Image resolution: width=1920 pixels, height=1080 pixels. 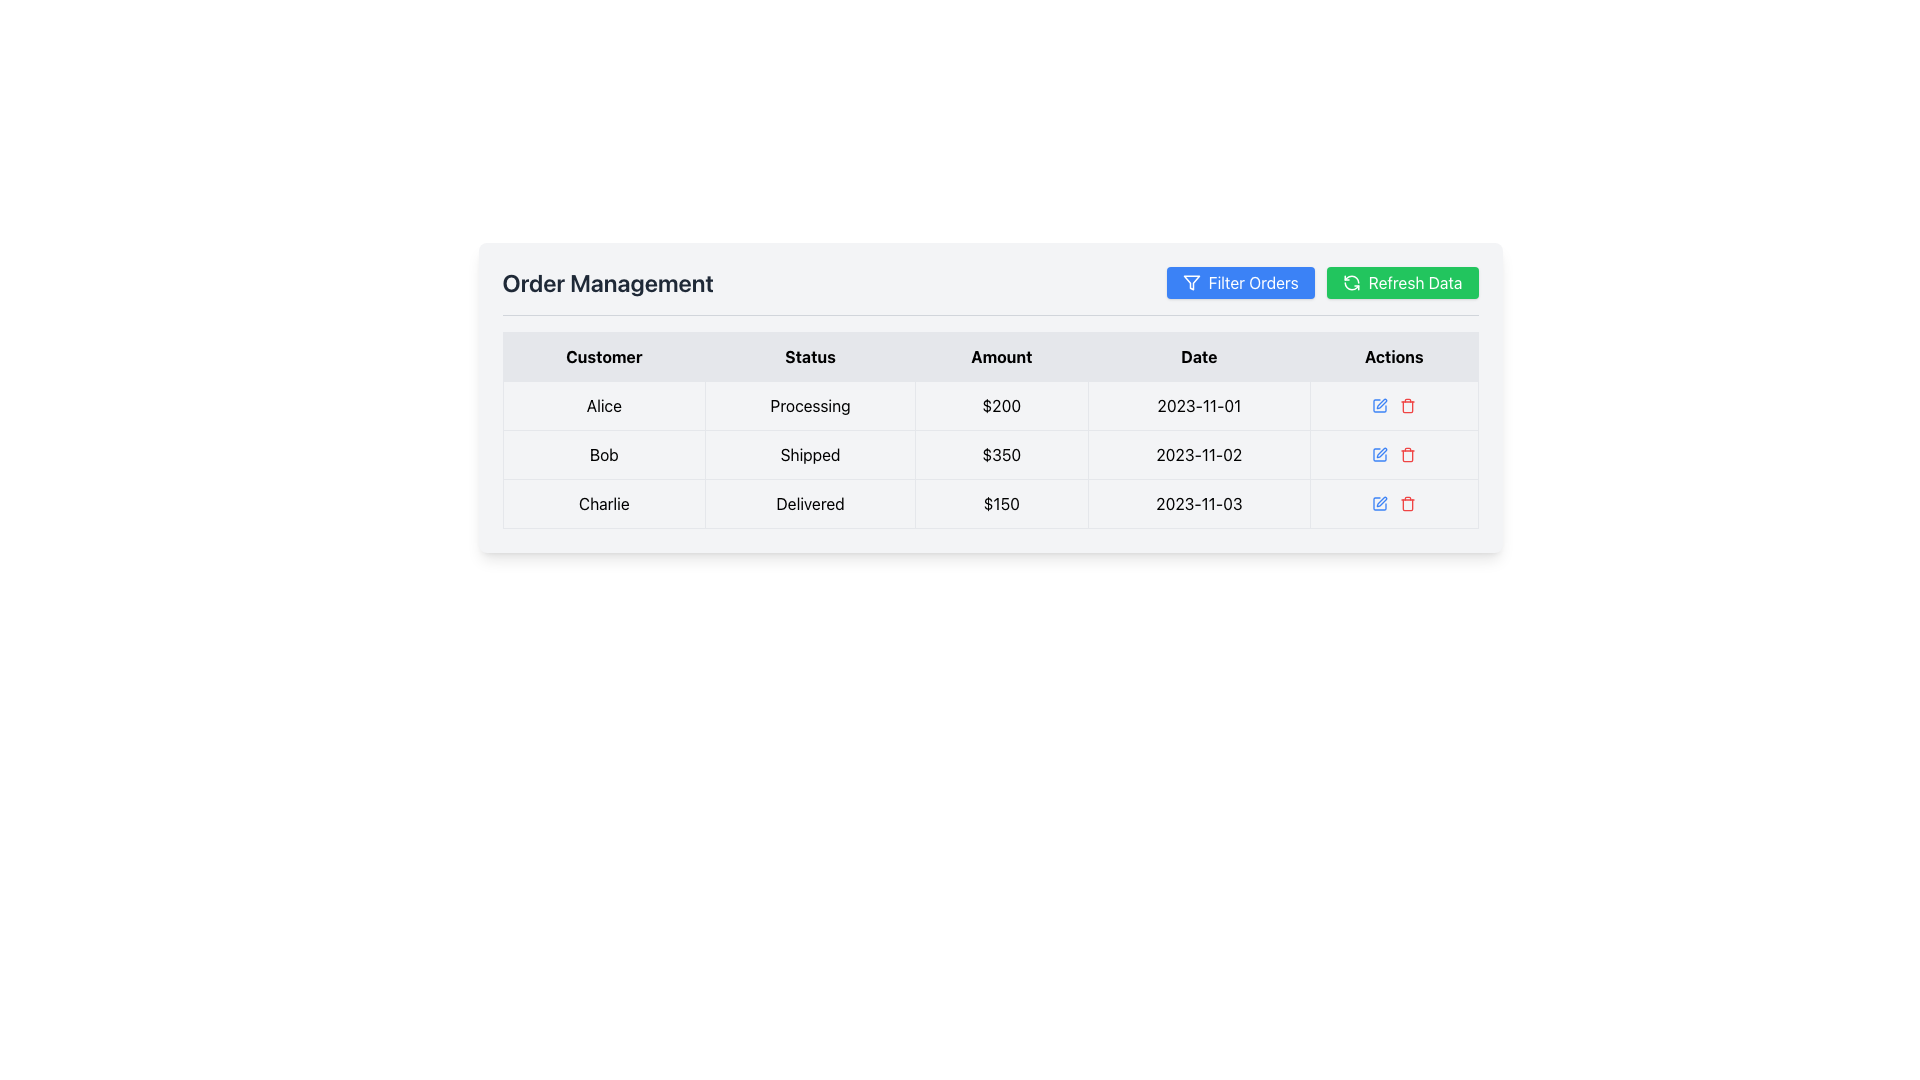 What do you see at coordinates (810, 356) in the screenshot?
I see `the 'Status' column header in the table, which is the second column in the header row containing labels such as 'Customer', 'Status', 'Amount', 'Date', and 'Actions'` at bounding box center [810, 356].